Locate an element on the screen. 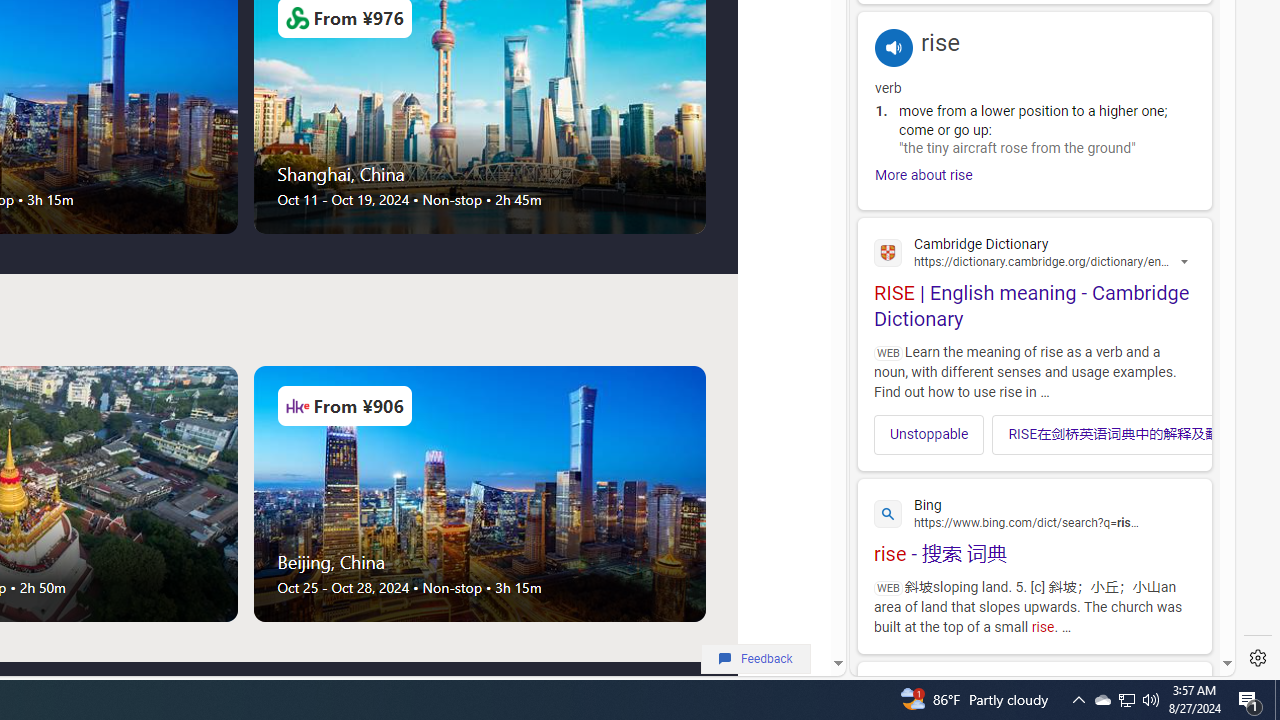 The height and width of the screenshot is (720, 1280). 'Unstoppable' is located at coordinates (928, 433).